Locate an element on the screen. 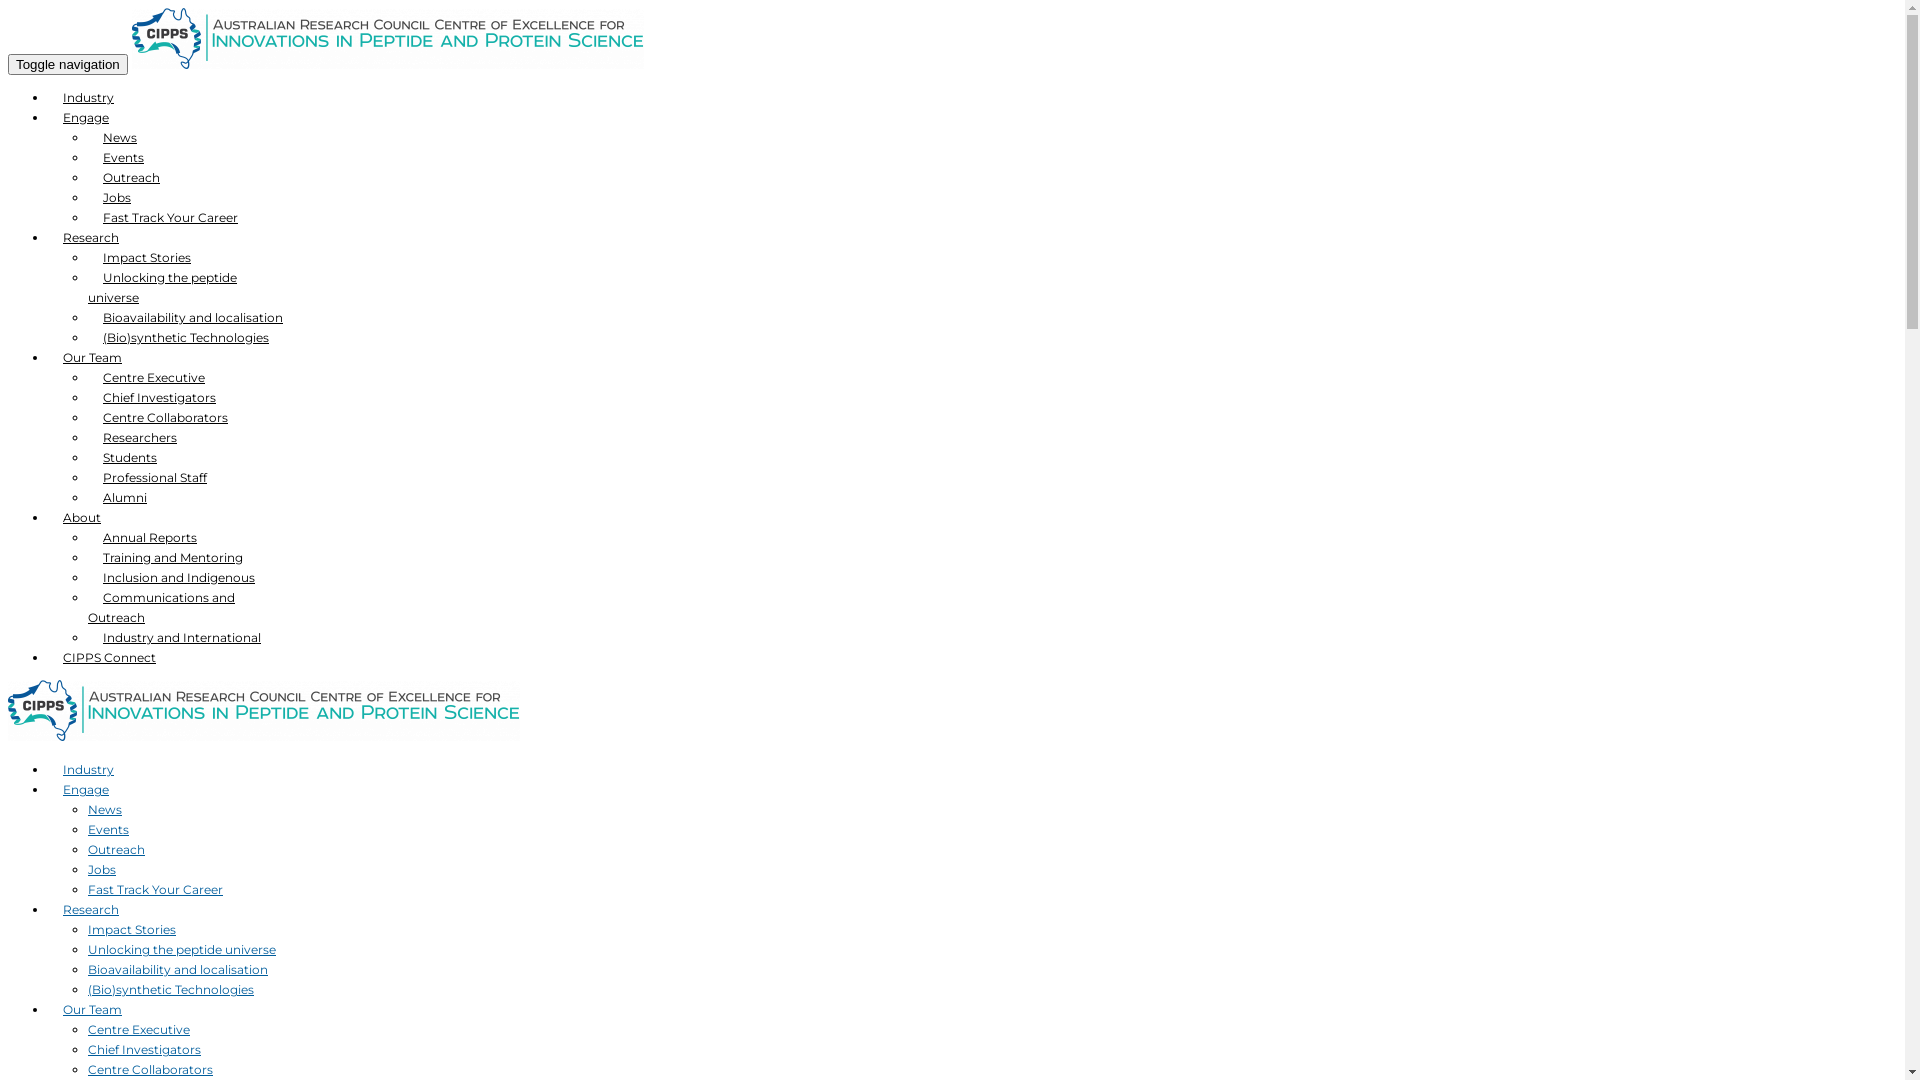 The width and height of the screenshot is (1920, 1080). 'Our Team' is located at coordinates (91, 1009).